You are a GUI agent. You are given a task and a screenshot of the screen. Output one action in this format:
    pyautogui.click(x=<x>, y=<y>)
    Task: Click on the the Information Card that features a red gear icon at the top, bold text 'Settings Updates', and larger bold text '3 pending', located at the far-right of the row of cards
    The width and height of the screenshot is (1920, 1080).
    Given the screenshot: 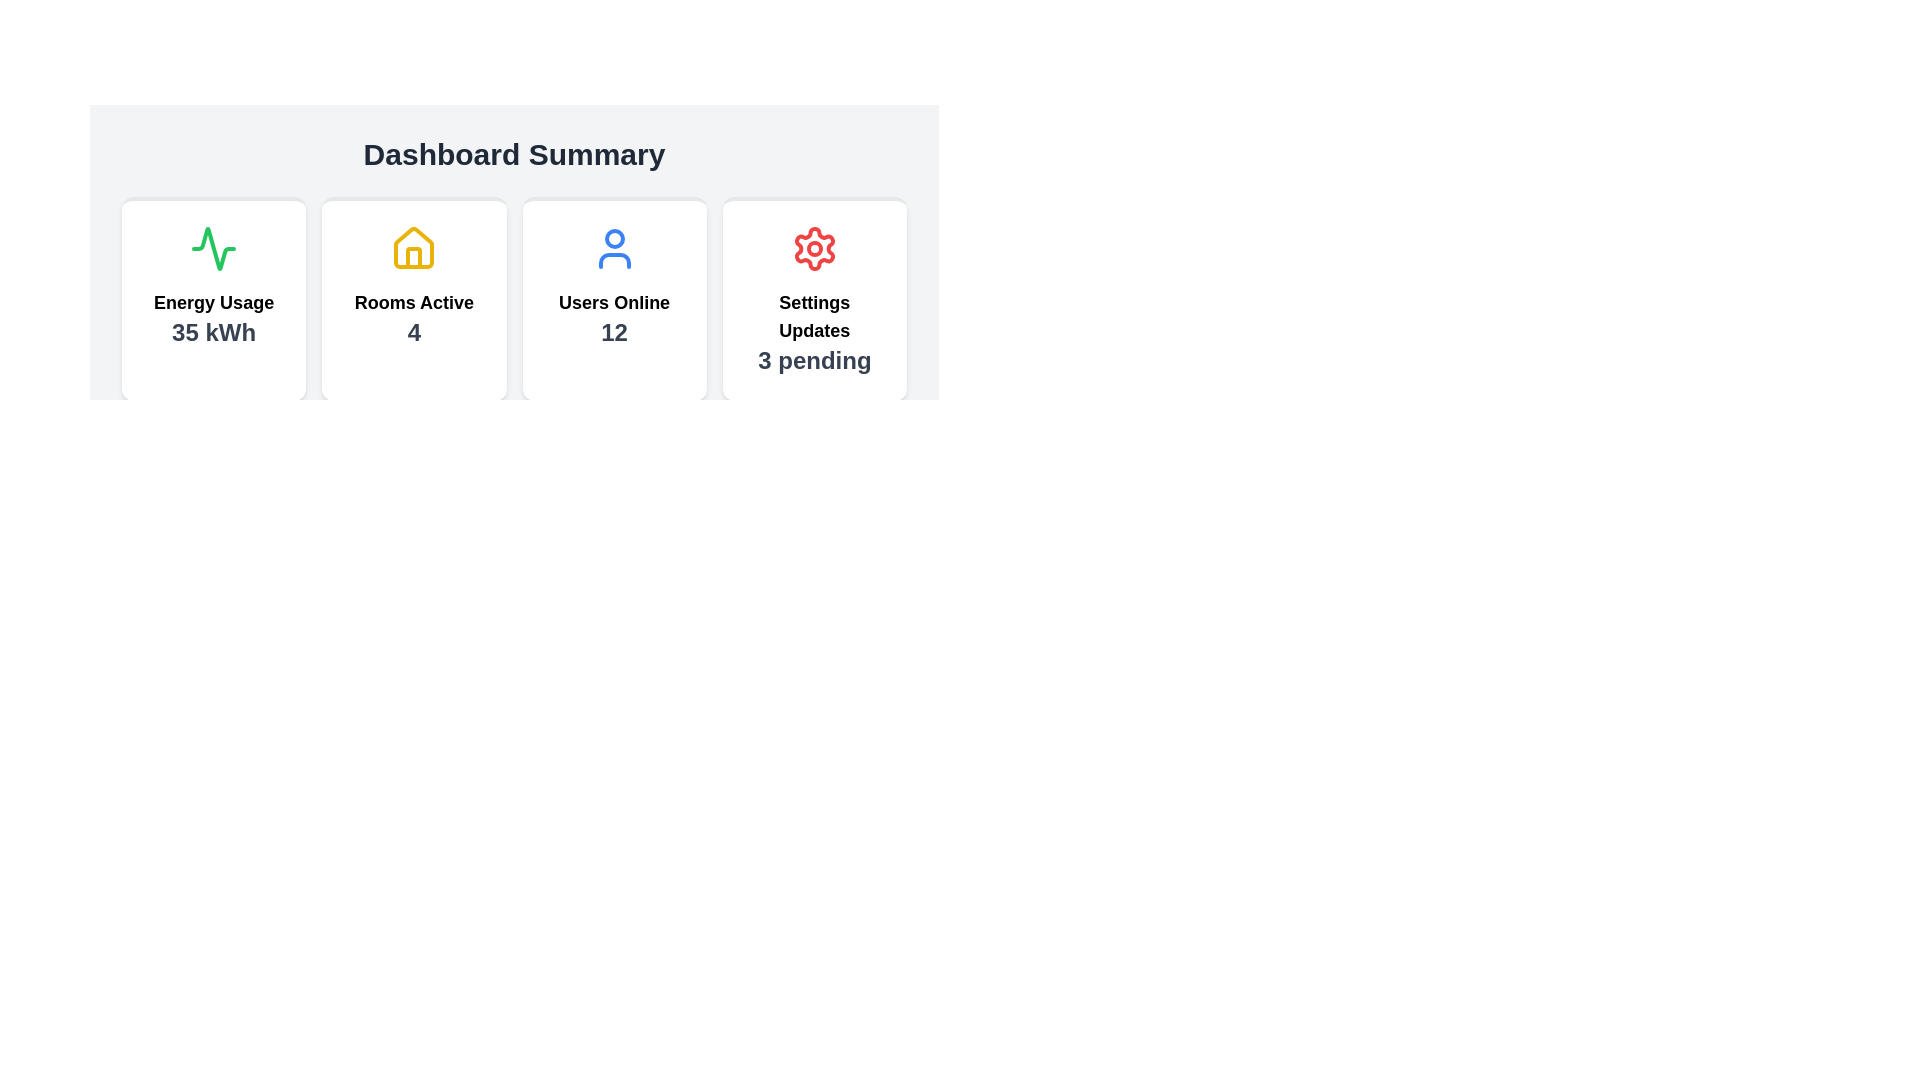 What is the action you would take?
    pyautogui.click(x=814, y=299)
    